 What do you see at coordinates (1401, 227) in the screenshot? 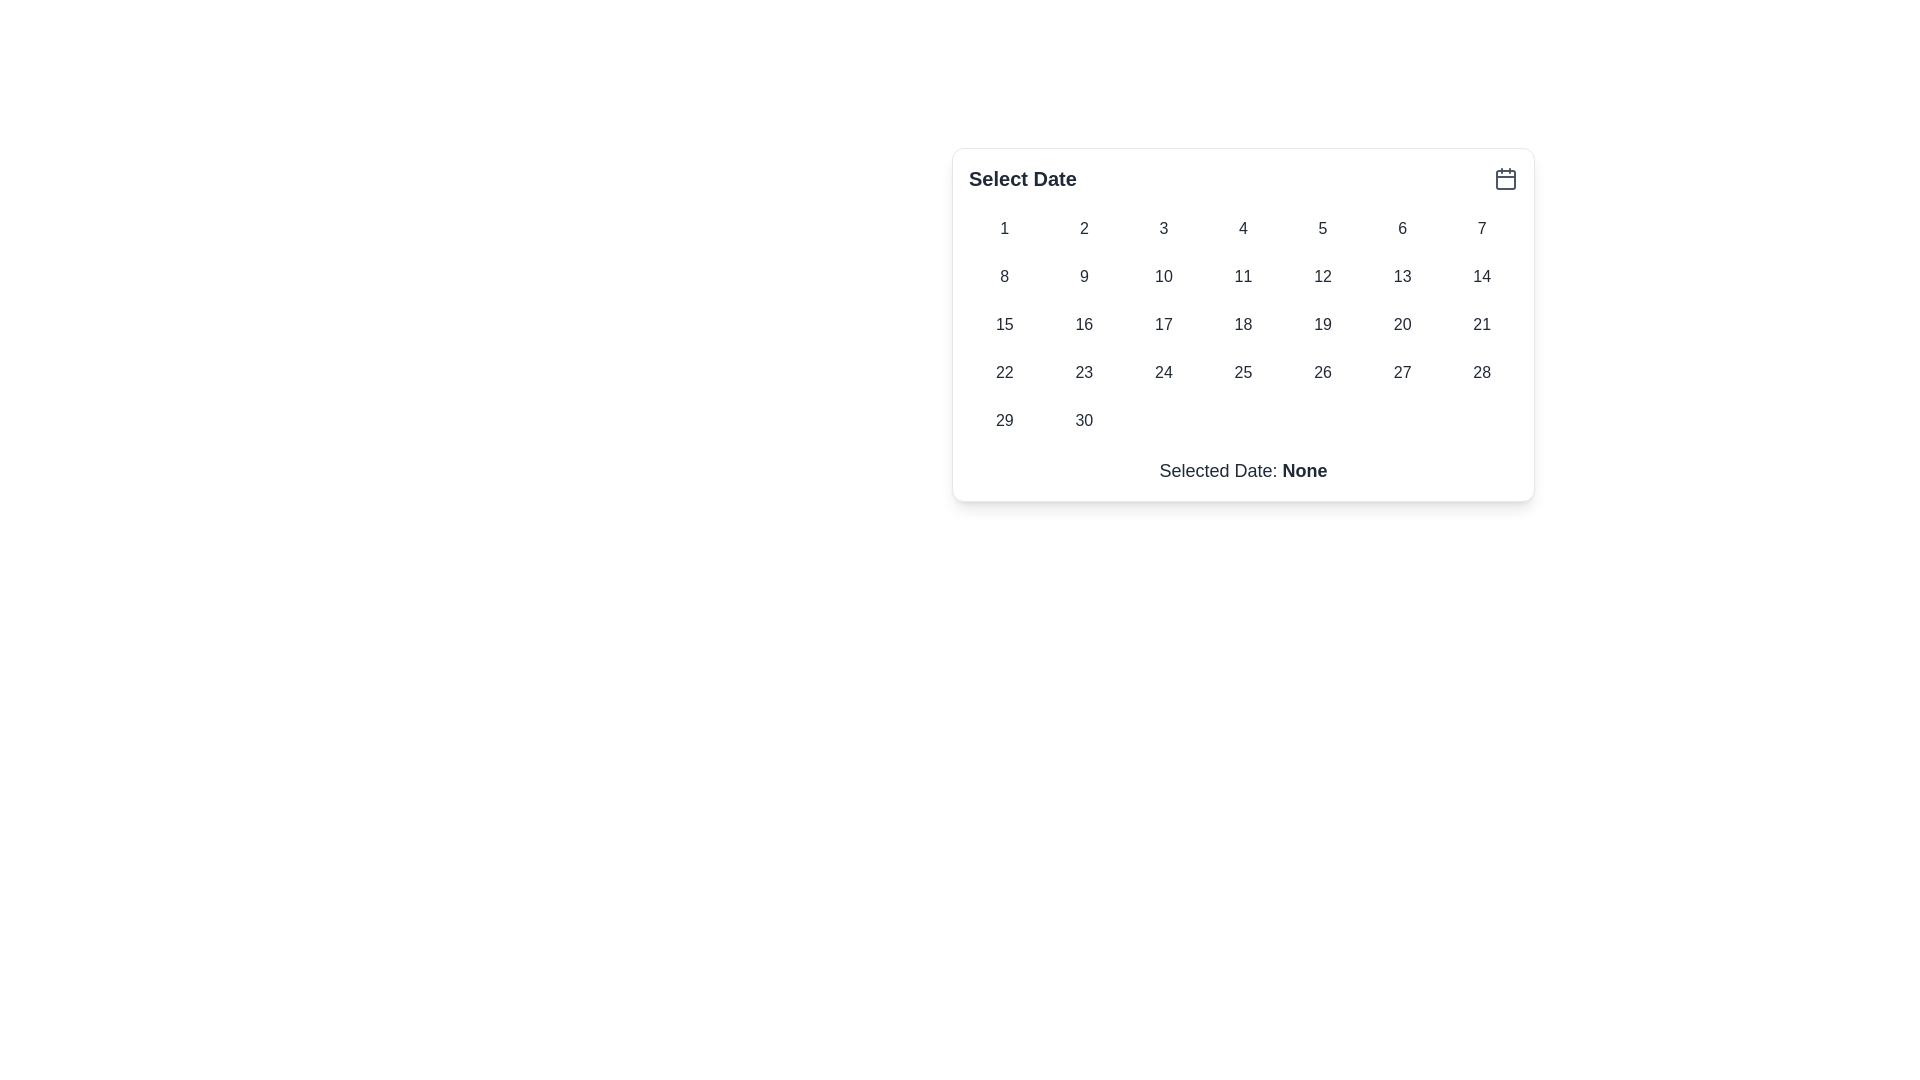
I see `the button labeled '6' in the date-picker interface` at bounding box center [1401, 227].